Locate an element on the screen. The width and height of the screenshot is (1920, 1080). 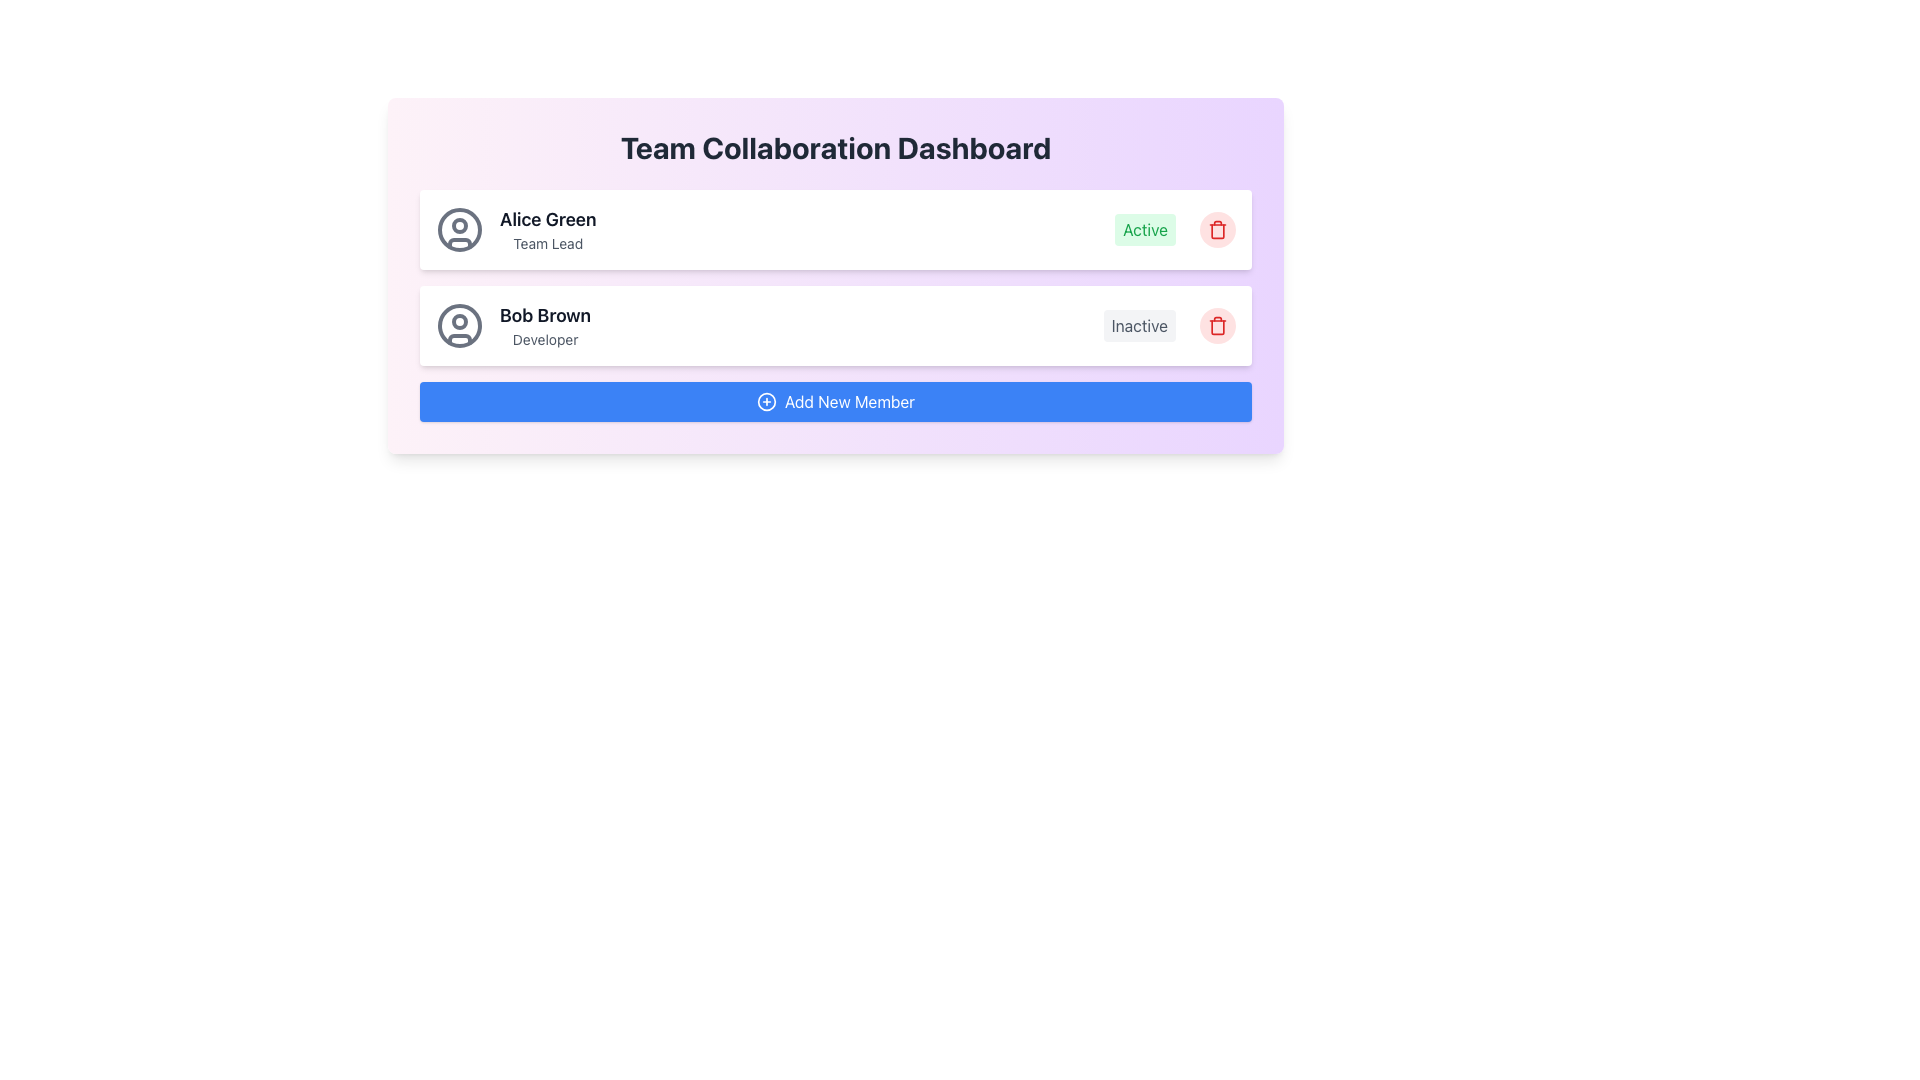
the text label displaying the name 'Alice Green' which is positioned above the text 'Team Lead' within a purple gradient card is located at coordinates (548, 219).